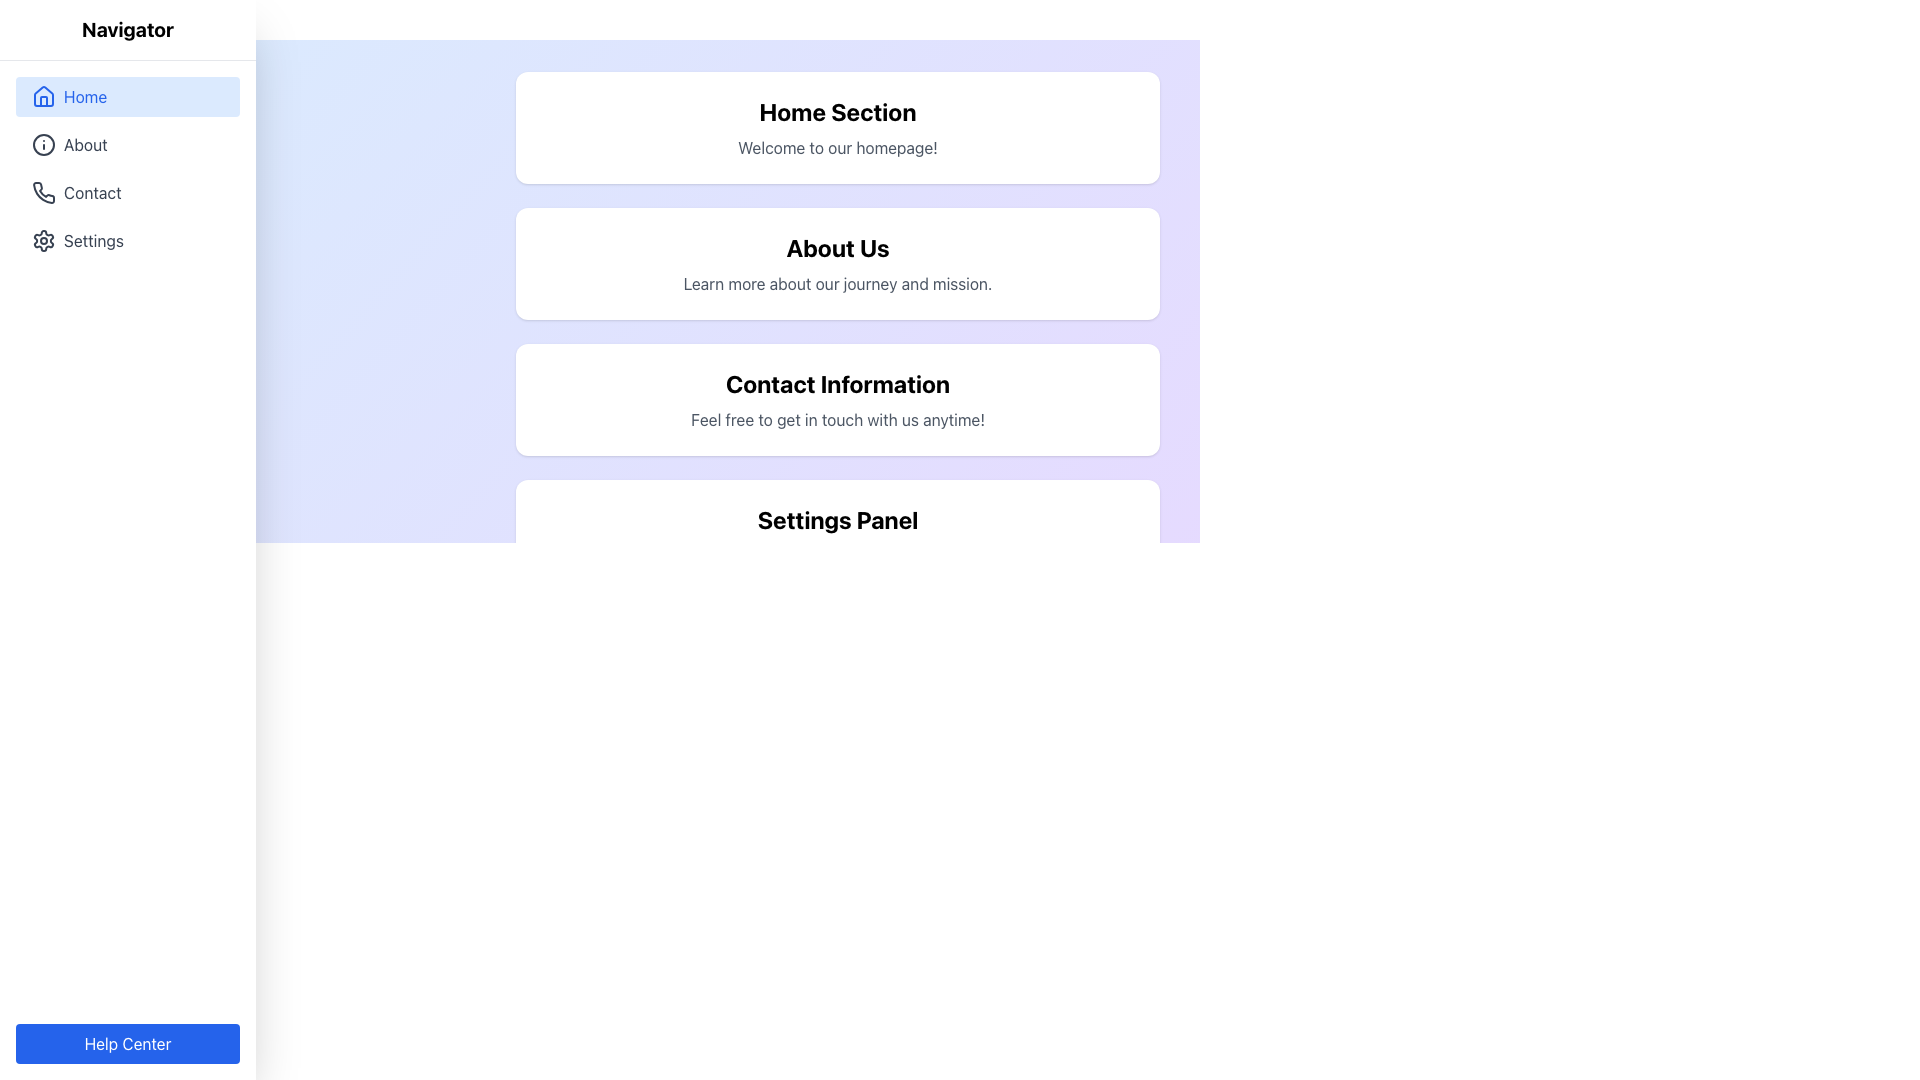 Image resolution: width=1920 pixels, height=1080 pixels. What do you see at coordinates (838, 384) in the screenshot?
I see `the bolded text element labeled 'Contact Information', which is located in the third section panel from the top, under 'About Us'` at bounding box center [838, 384].